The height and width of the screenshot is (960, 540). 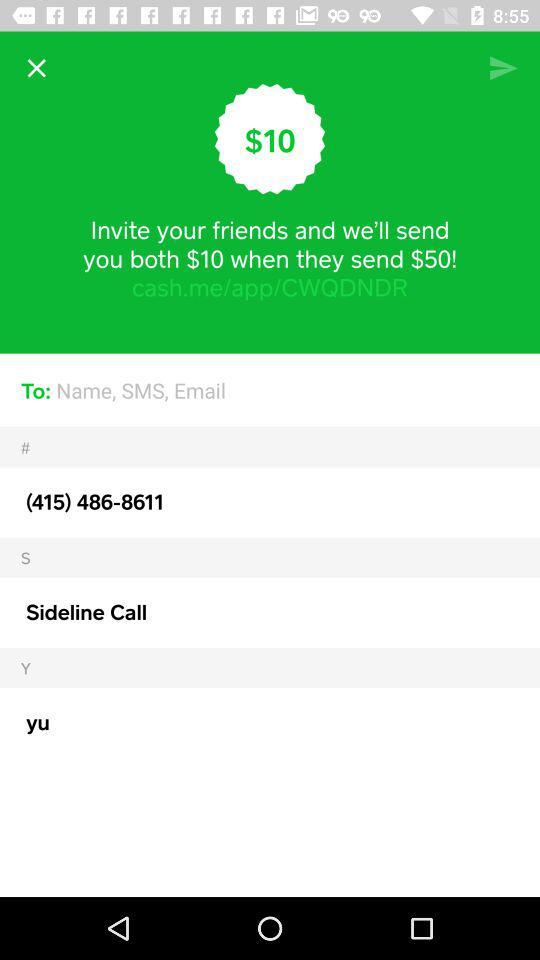 I want to click on the link below the white color text on the top, so click(x=270, y=286).